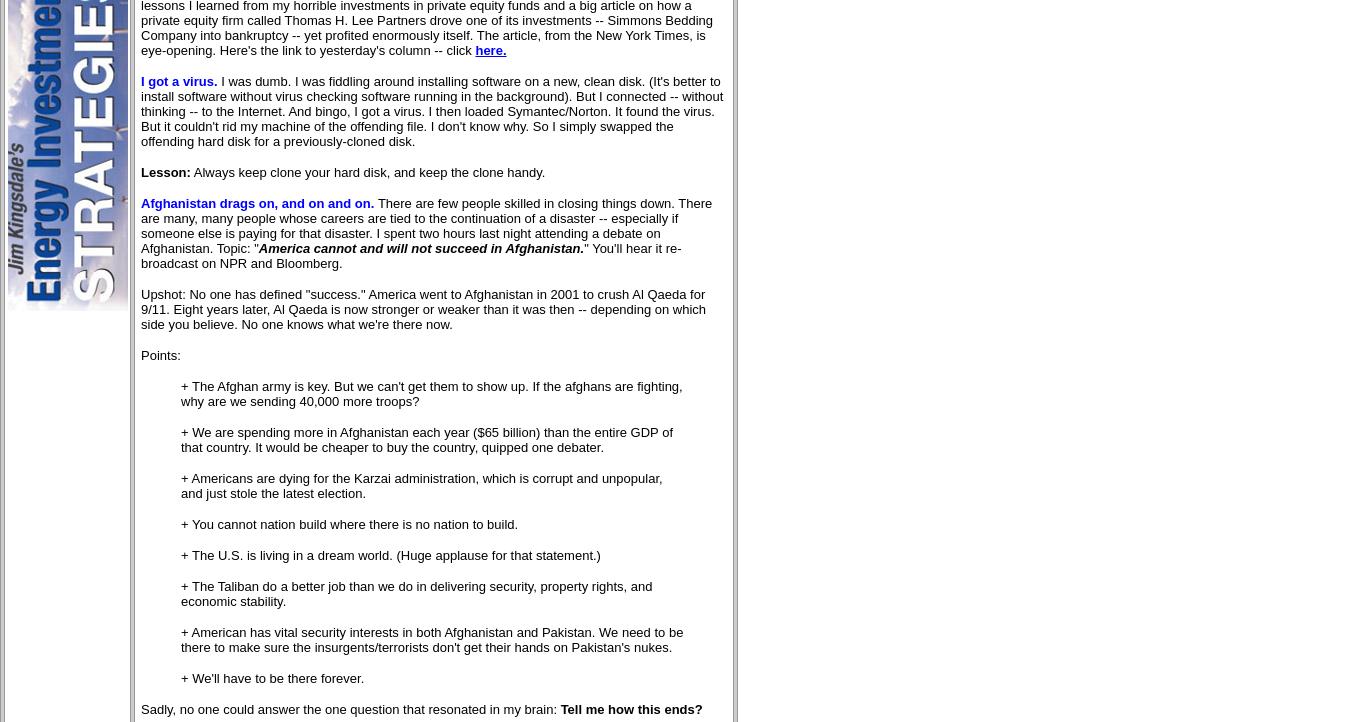 The width and height of the screenshot is (1350, 722). I want to click on '" 
  You'll hear it re-broadcast on NPR and Bloomberg.', so click(410, 256).